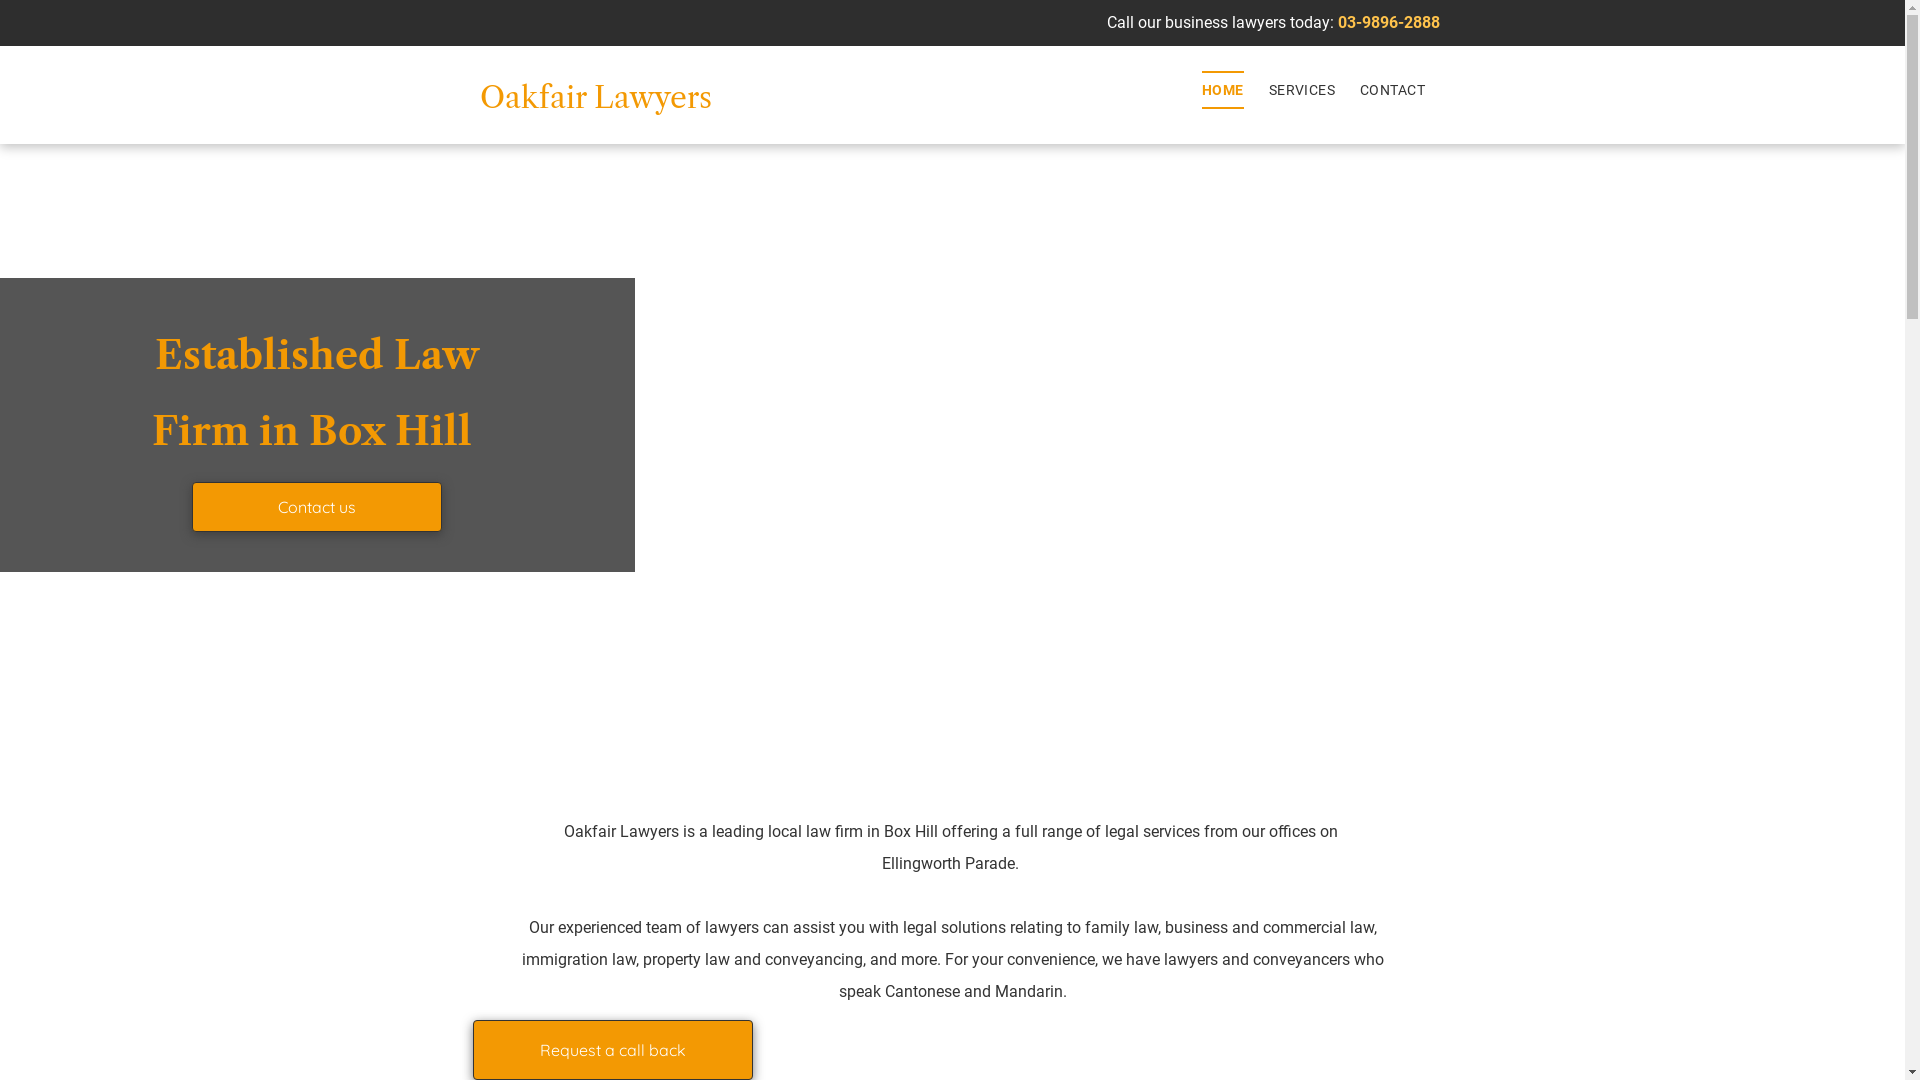 The image size is (1920, 1080). Describe the element at coordinates (1289, 88) in the screenshot. I see `'SERVICES'` at that location.